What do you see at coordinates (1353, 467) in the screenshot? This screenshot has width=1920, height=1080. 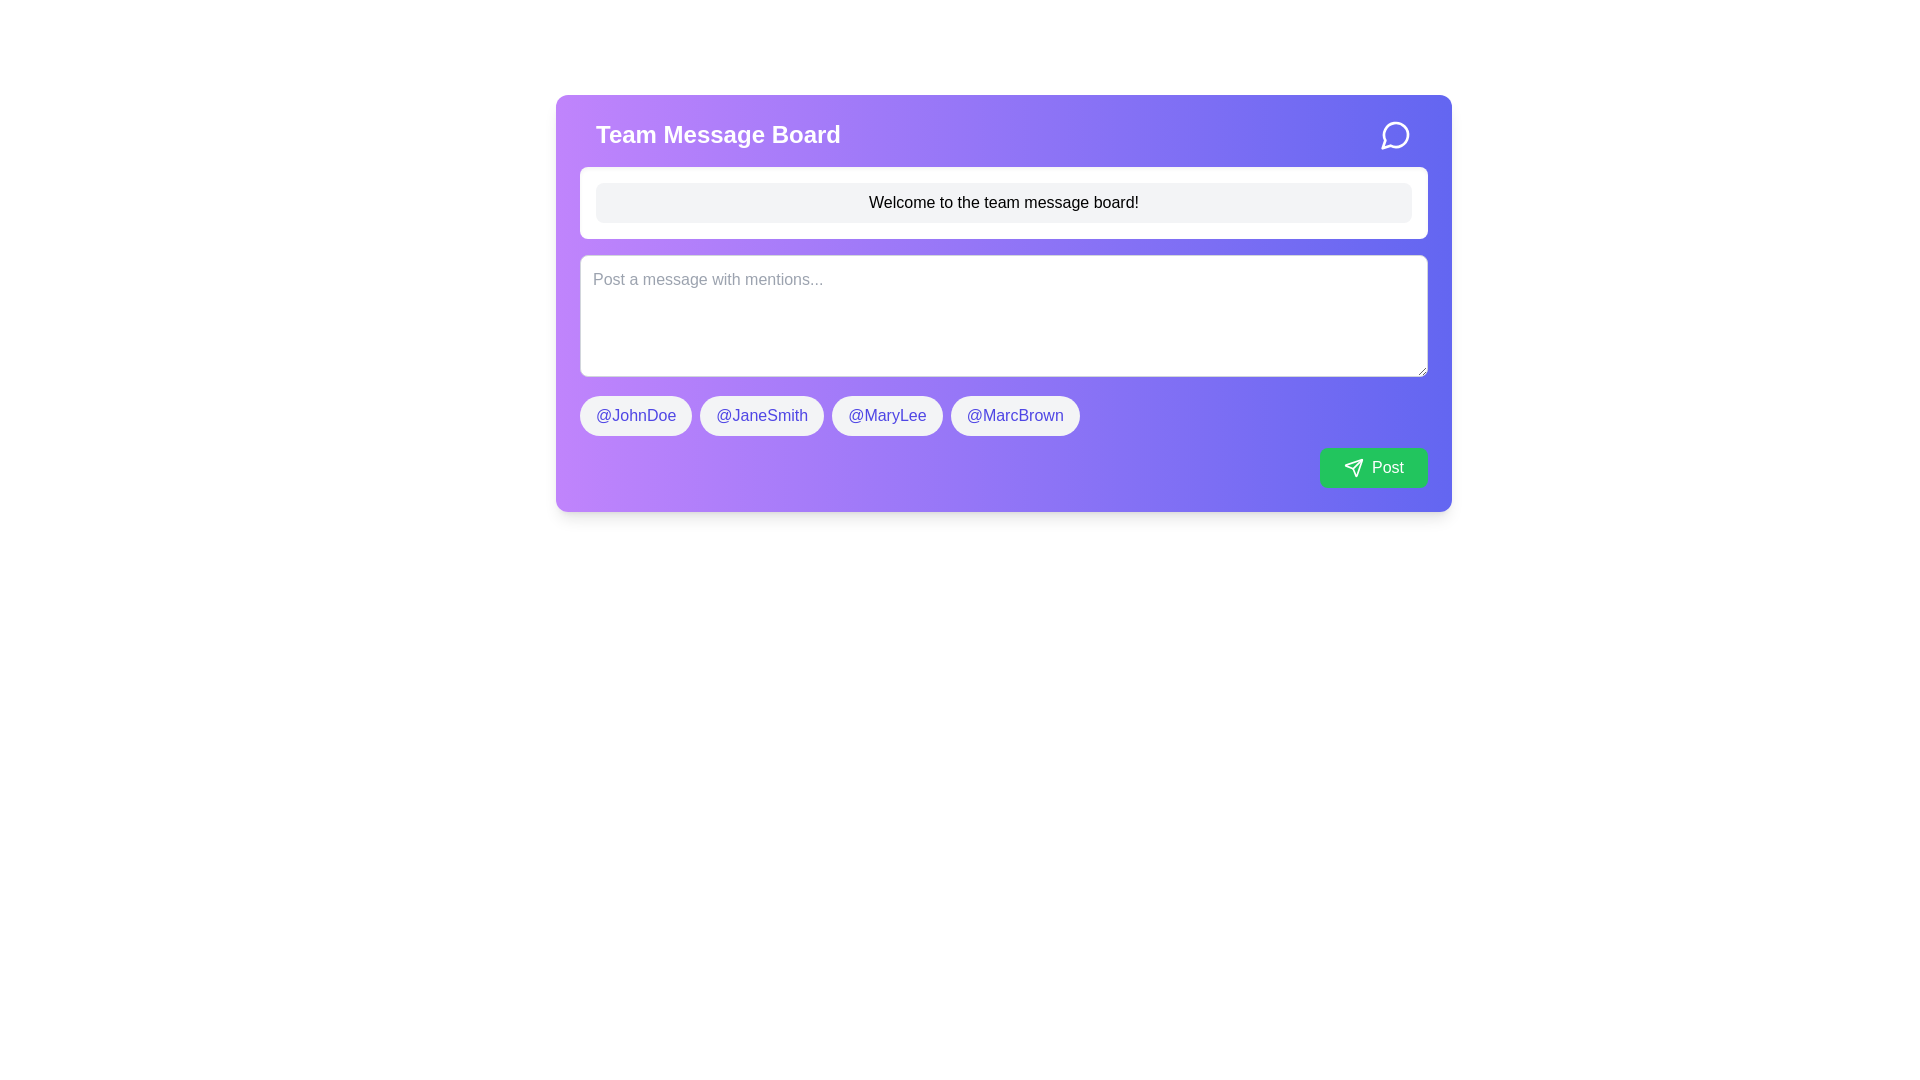 I see `the paper plane icon on the green 'Post' button located in the bottom-right corner of the purple panel` at bounding box center [1353, 467].